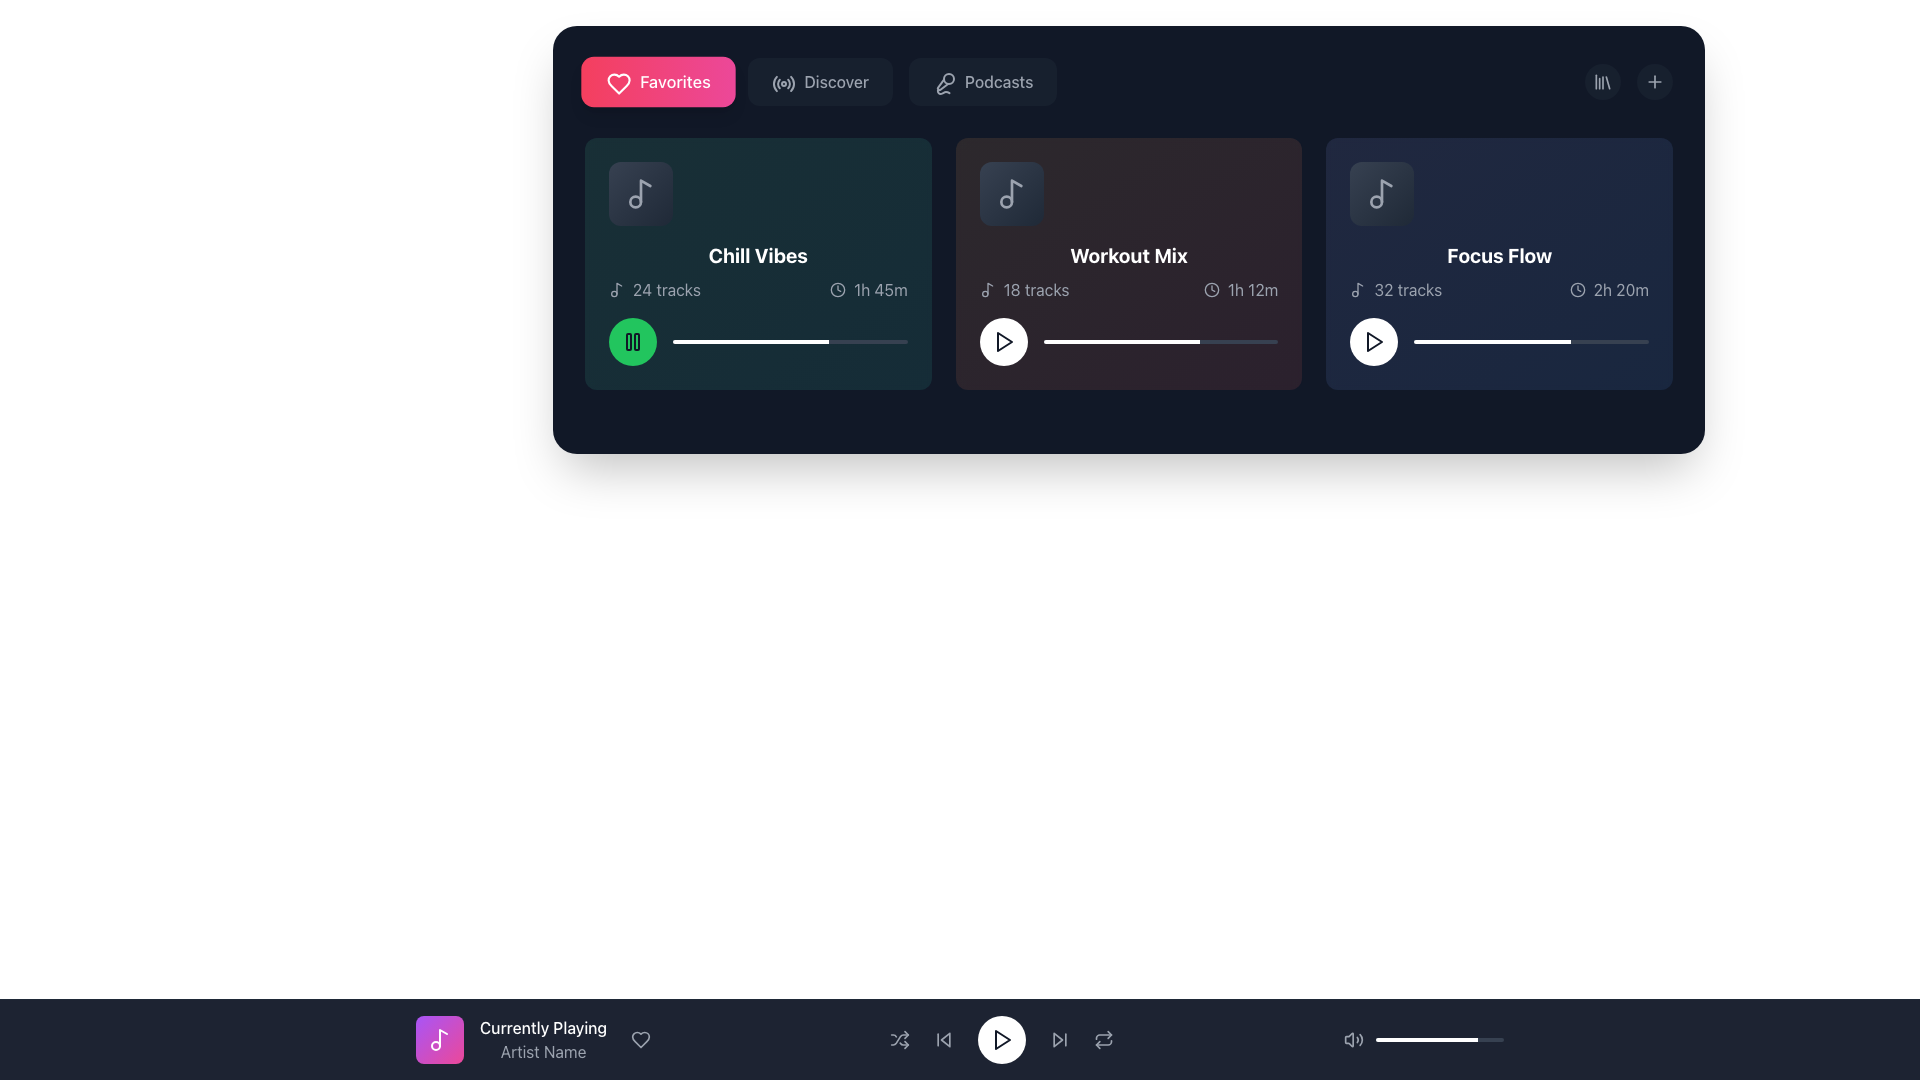  I want to click on the heart icon in the informative component displaying the currently playing music information, located above the footer controls, so click(537, 1039).